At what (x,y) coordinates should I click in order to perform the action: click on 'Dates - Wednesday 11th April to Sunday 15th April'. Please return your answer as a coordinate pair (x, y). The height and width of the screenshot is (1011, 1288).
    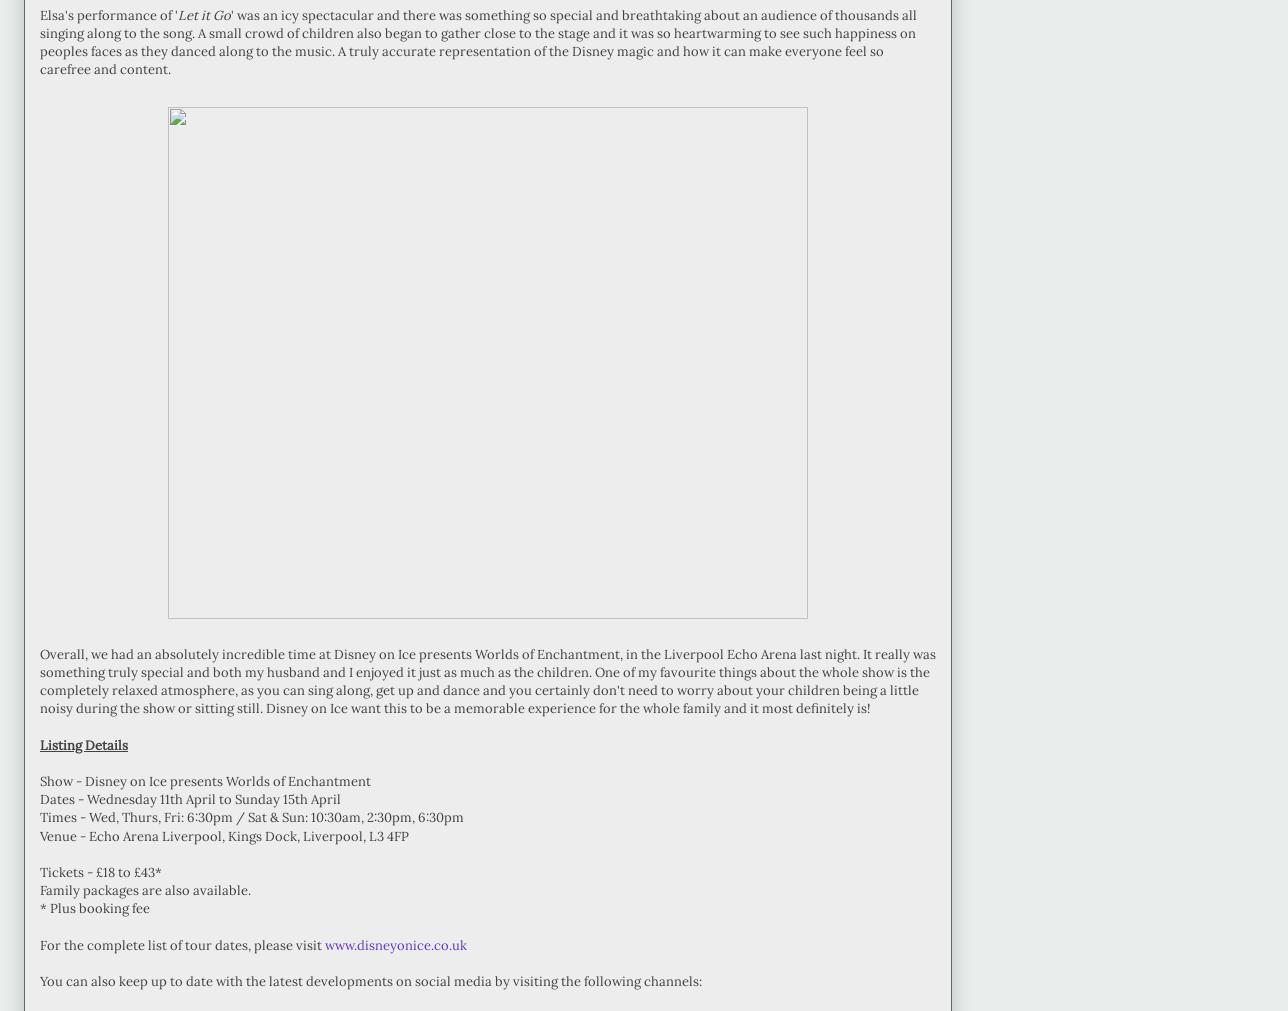
    Looking at the image, I should click on (40, 798).